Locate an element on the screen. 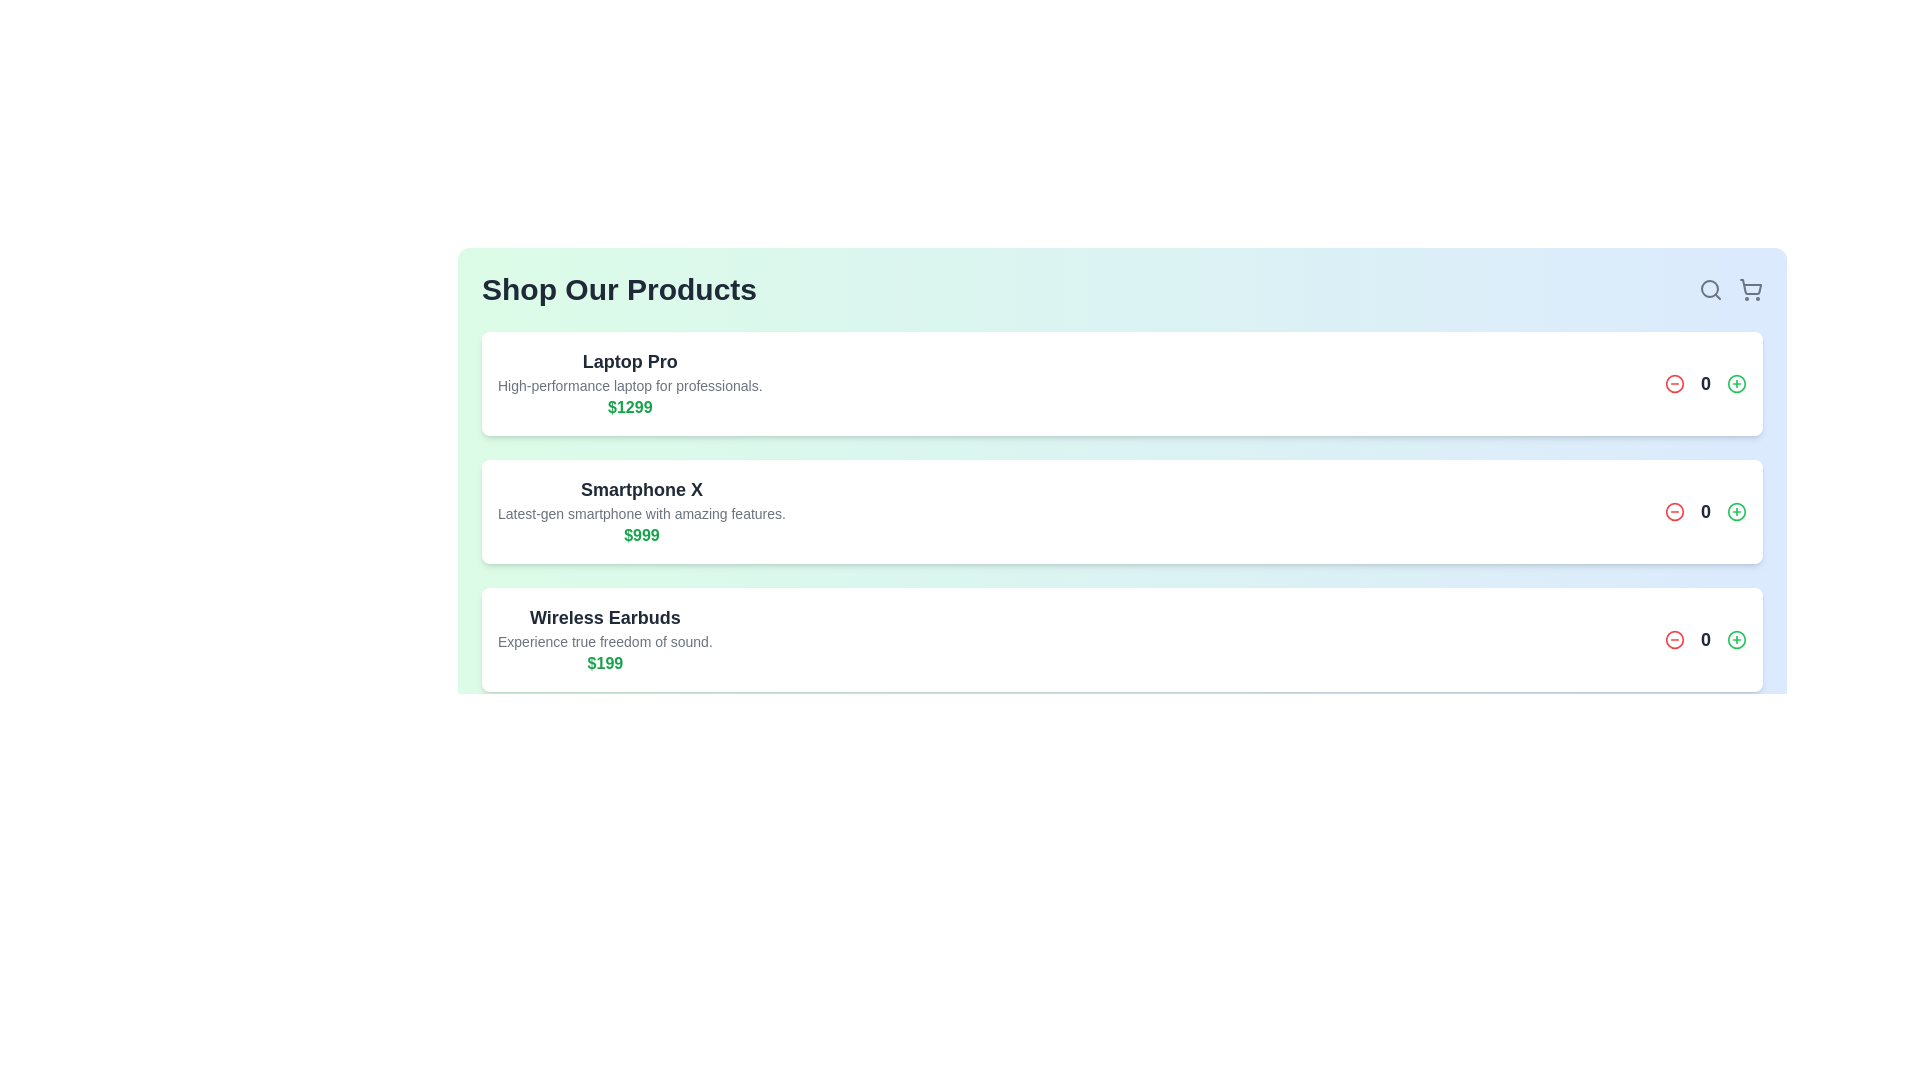  the minus button for the product with title Laptop Pro is located at coordinates (1675, 384).